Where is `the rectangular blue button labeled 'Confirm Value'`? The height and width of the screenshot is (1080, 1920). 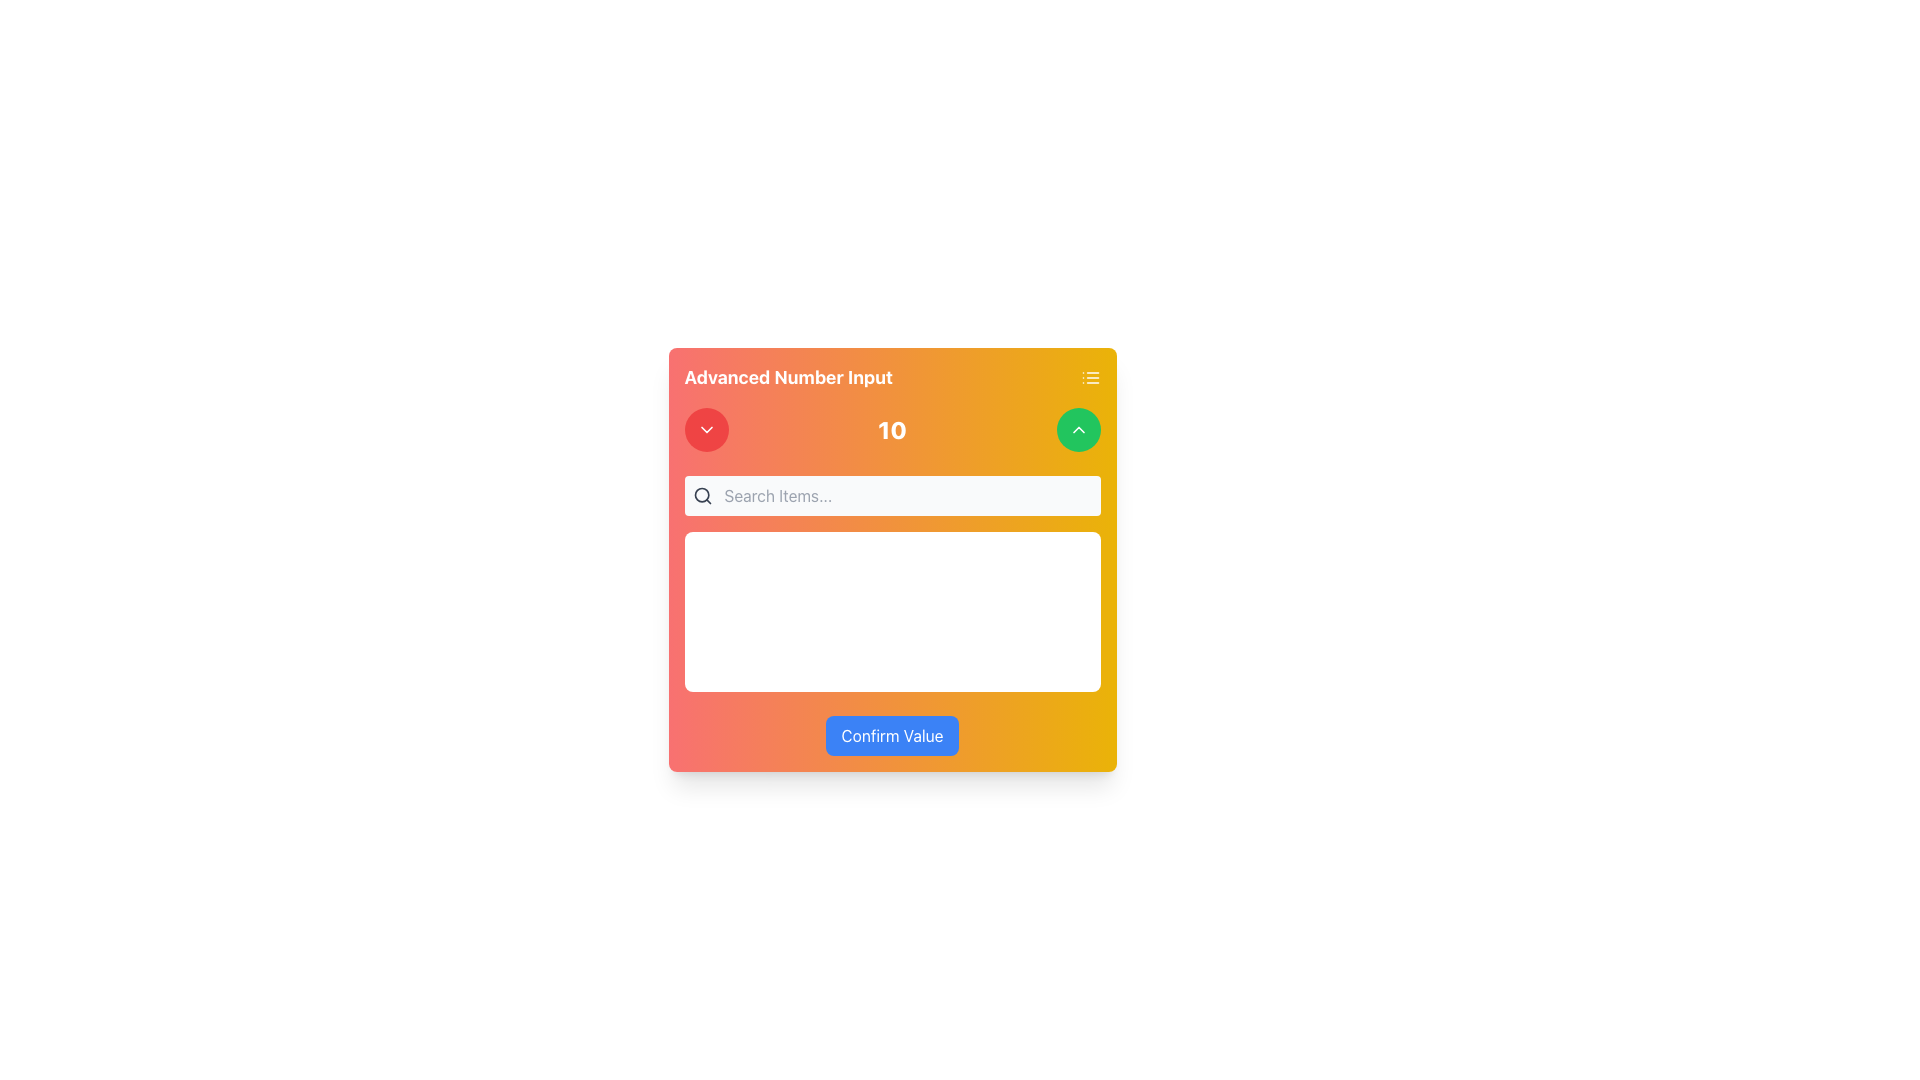 the rectangular blue button labeled 'Confirm Value' is located at coordinates (891, 736).